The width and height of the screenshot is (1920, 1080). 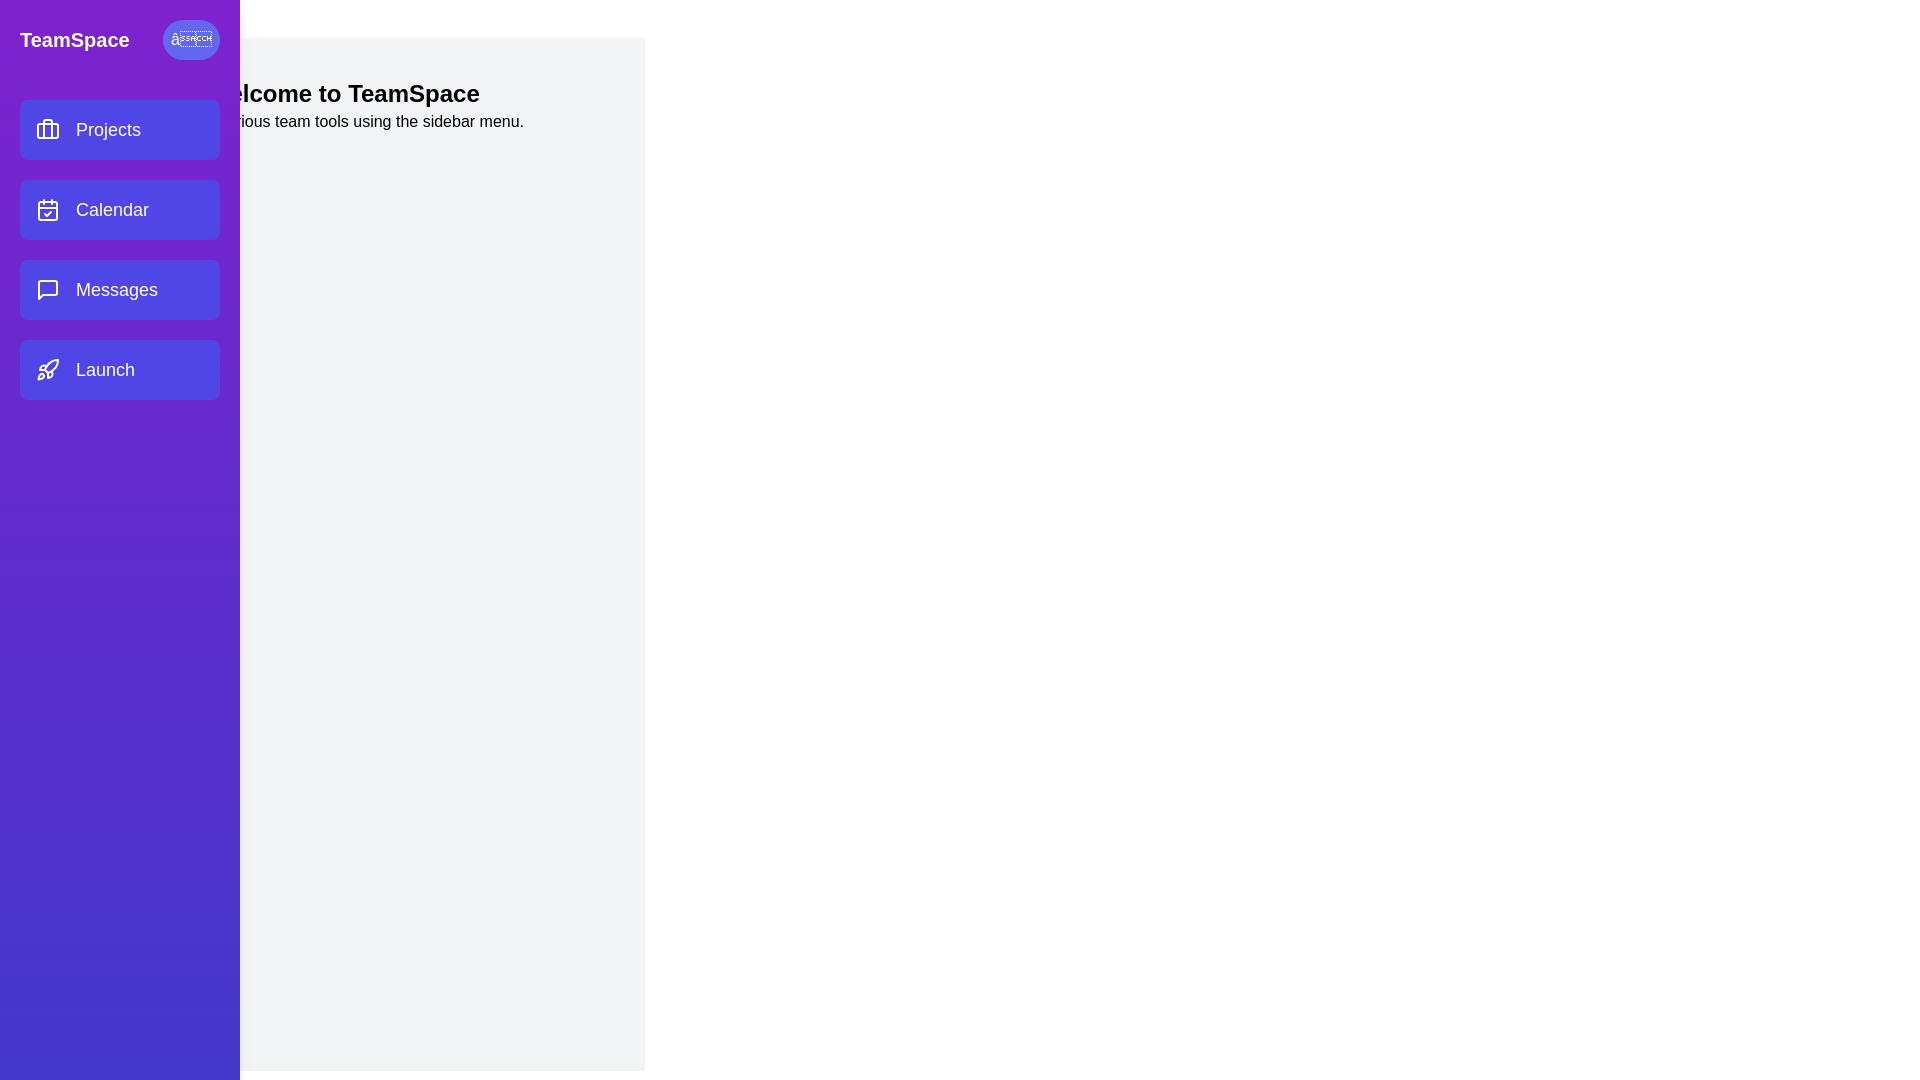 What do you see at coordinates (119, 370) in the screenshot?
I see `the menu item labeled Launch to navigate` at bounding box center [119, 370].